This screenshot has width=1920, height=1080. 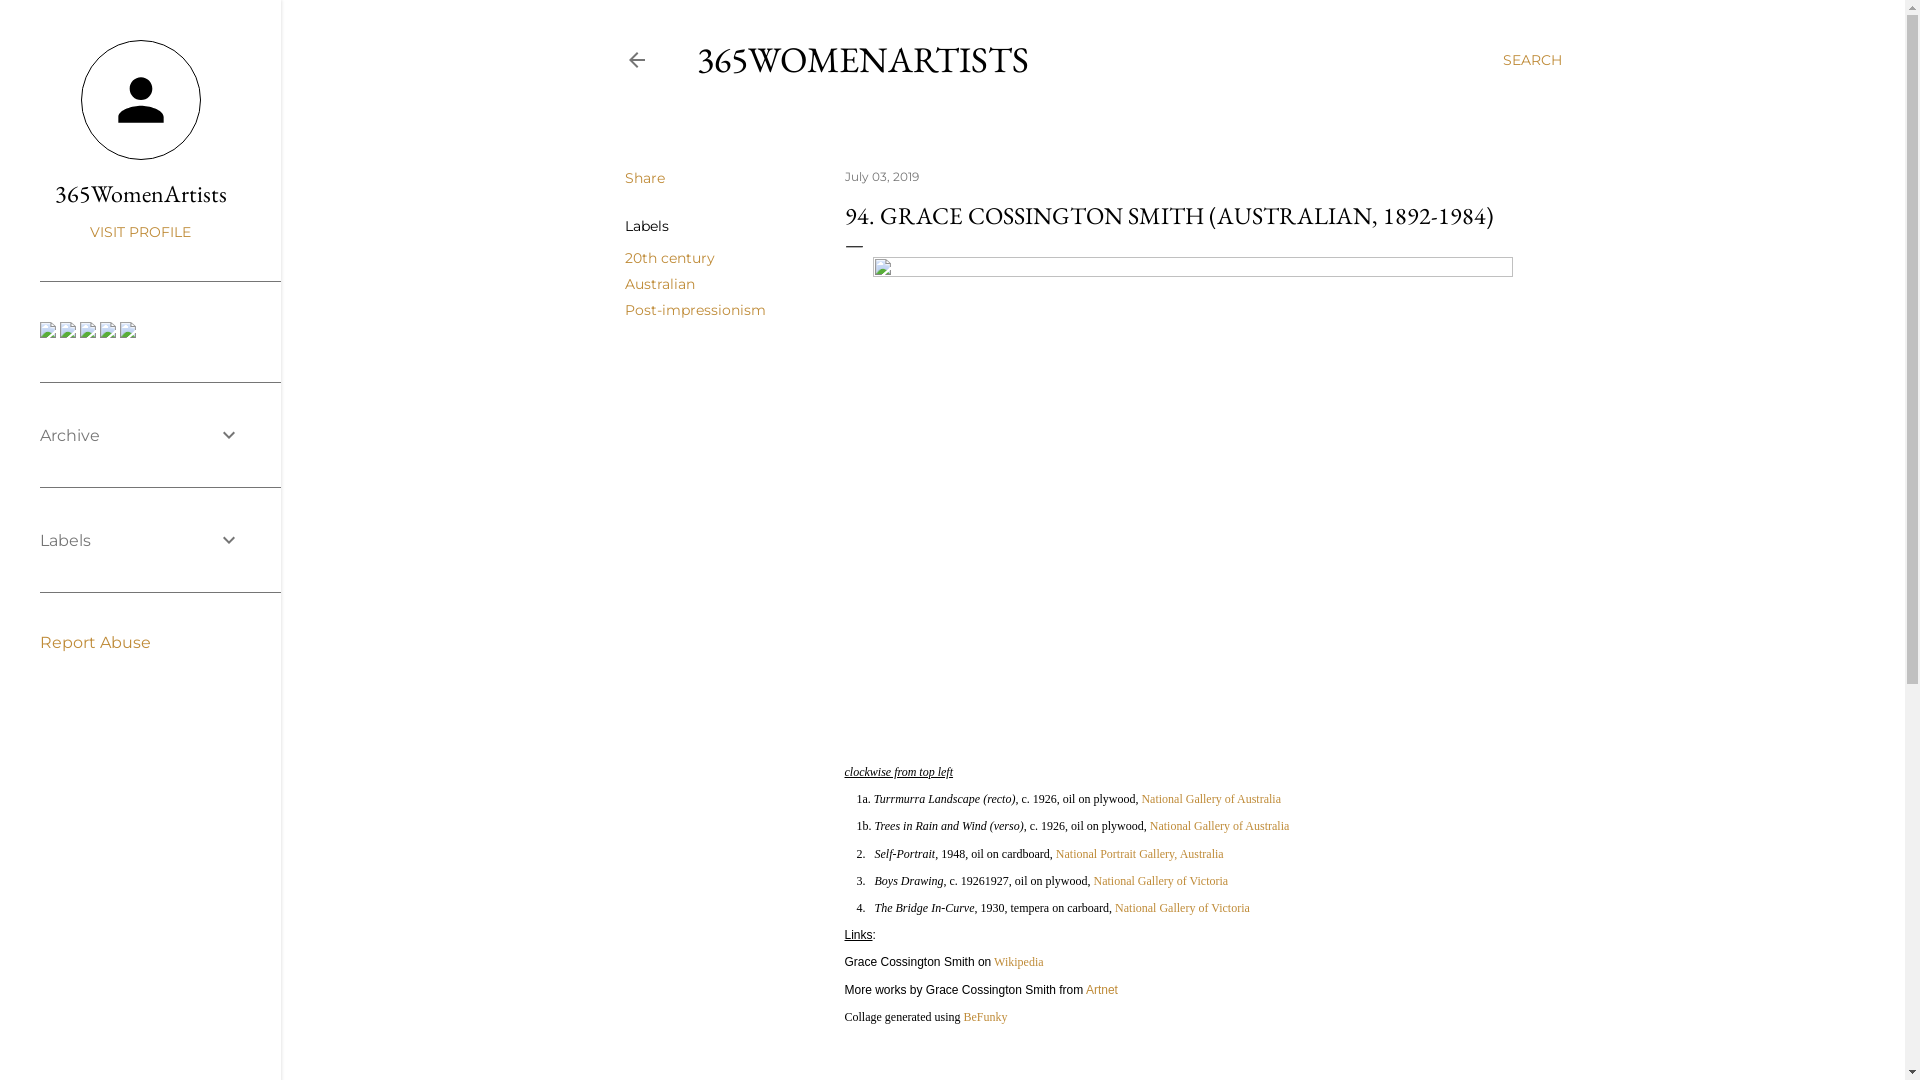 What do you see at coordinates (39, 642) in the screenshot?
I see `'Report Abuse'` at bounding box center [39, 642].